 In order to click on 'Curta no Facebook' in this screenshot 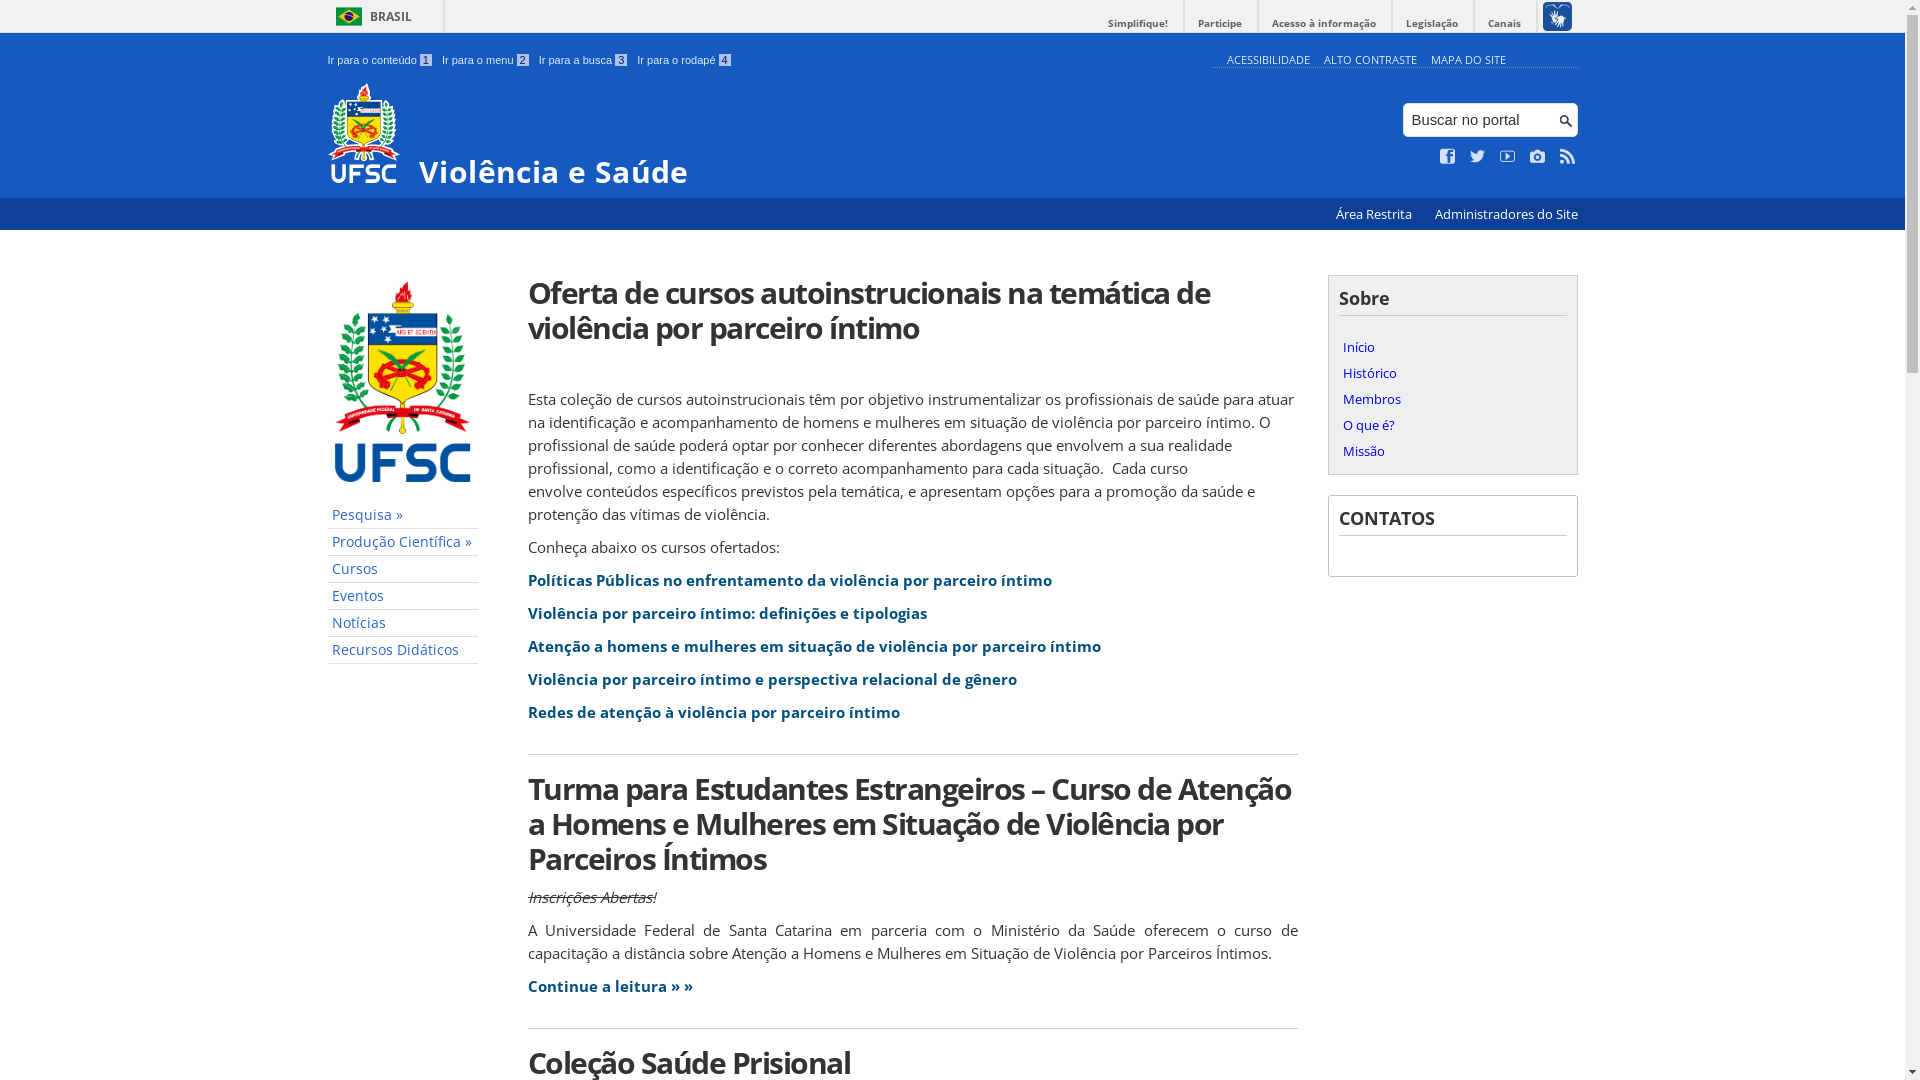, I will do `click(1448, 156)`.